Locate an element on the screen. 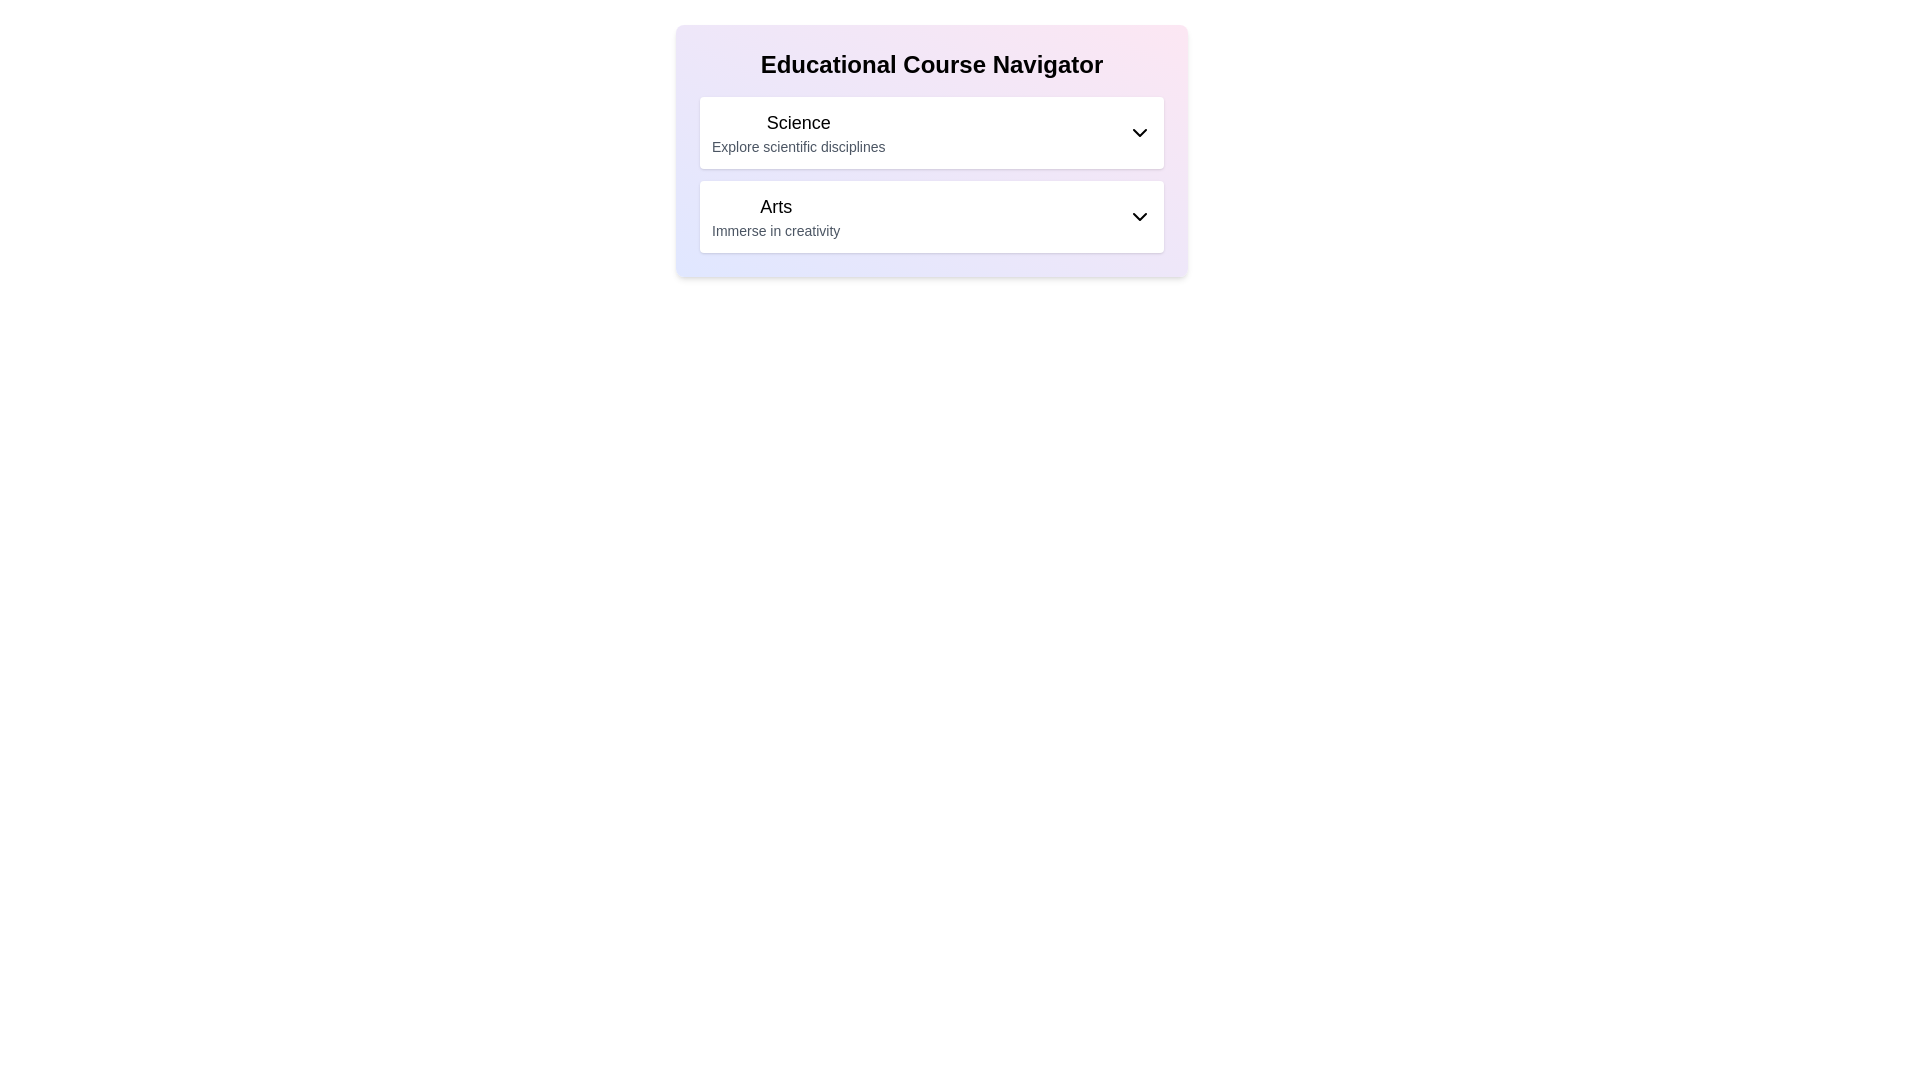 This screenshot has width=1920, height=1080. the descriptive text label 'Immerse in creativity' located below the title 'Arts' in the 'Educational Course Navigator' interface is located at coordinates (775, 230).